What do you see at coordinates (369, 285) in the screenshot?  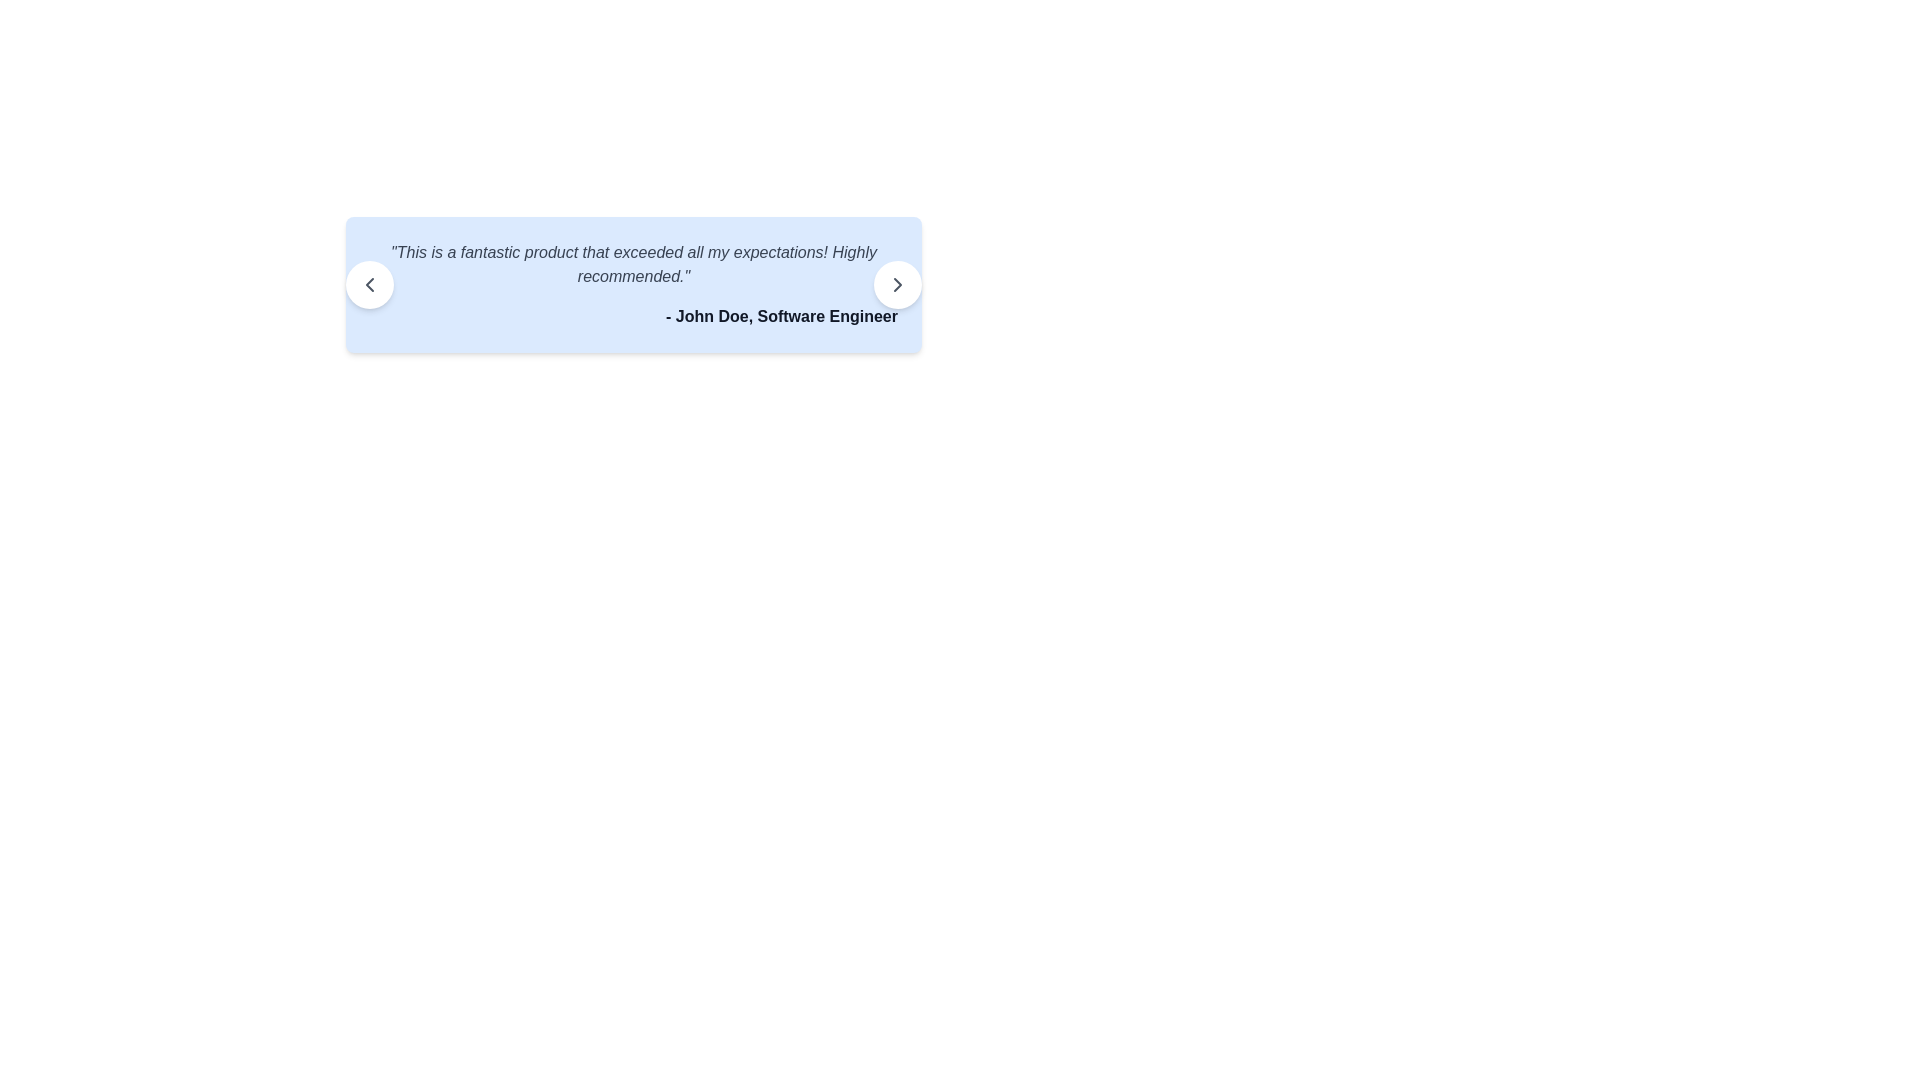 I see `the circular button with a white background and gray border featuring a left-facing chevron icon` at bounding box center [369, 285].